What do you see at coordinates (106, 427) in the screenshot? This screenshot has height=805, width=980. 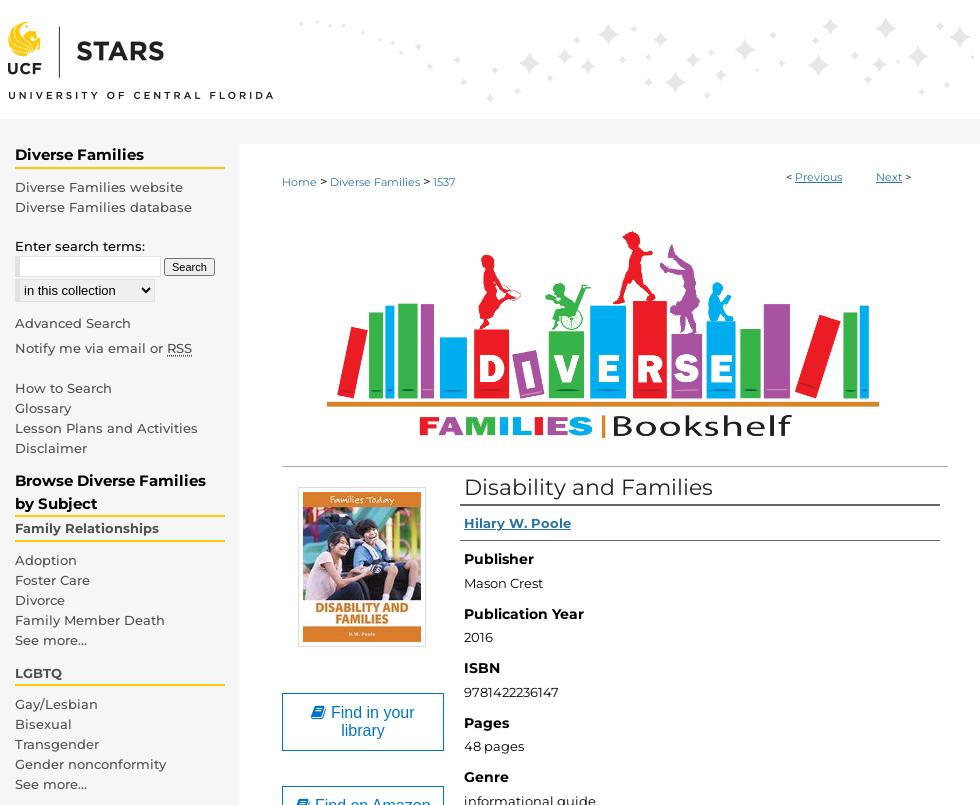 I see `'Lesson Plans and Activities'` at bounding box center [106, 427].